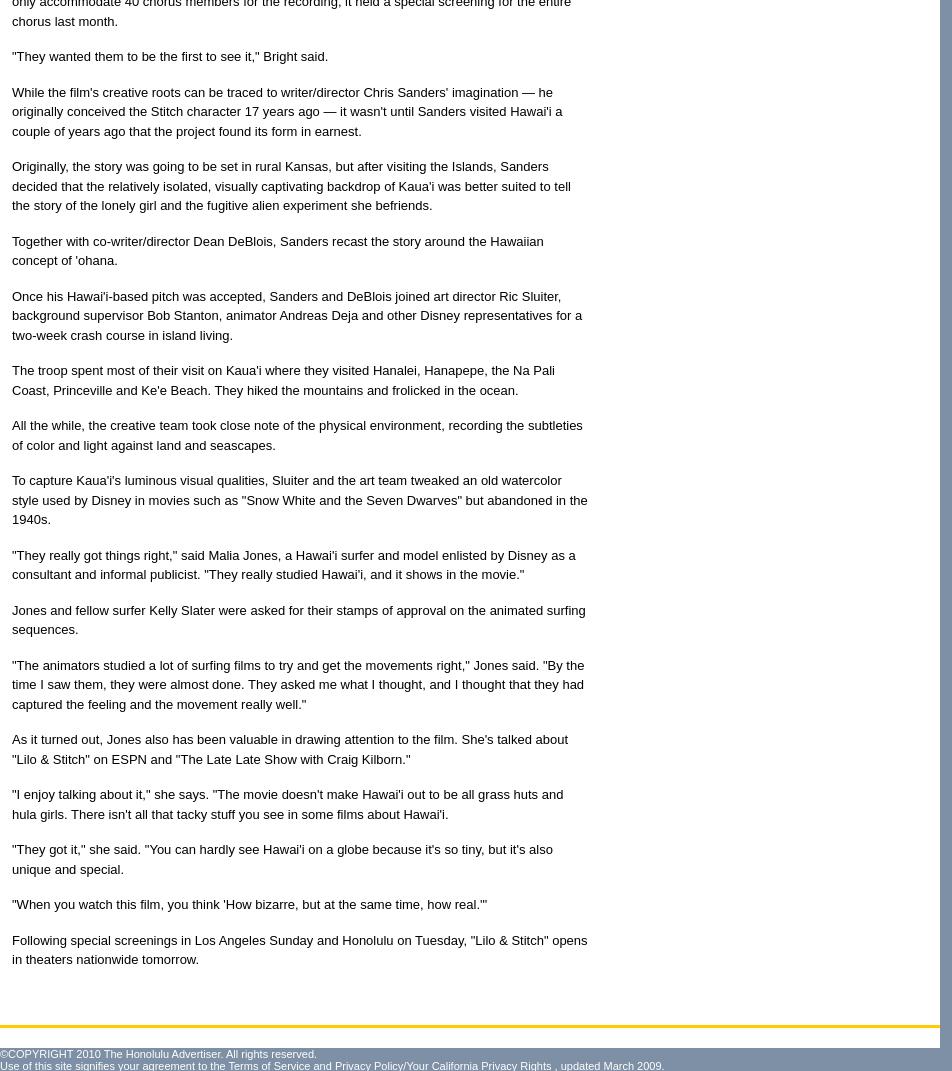 This screenshot has width=952, height=1071. Describe the element at coordinates (297, 435) in the screenshot. I see `'All the while, the creative team took close note of the physical environment, recording the subtleties of color and light against land and seascapes.'` at that location.